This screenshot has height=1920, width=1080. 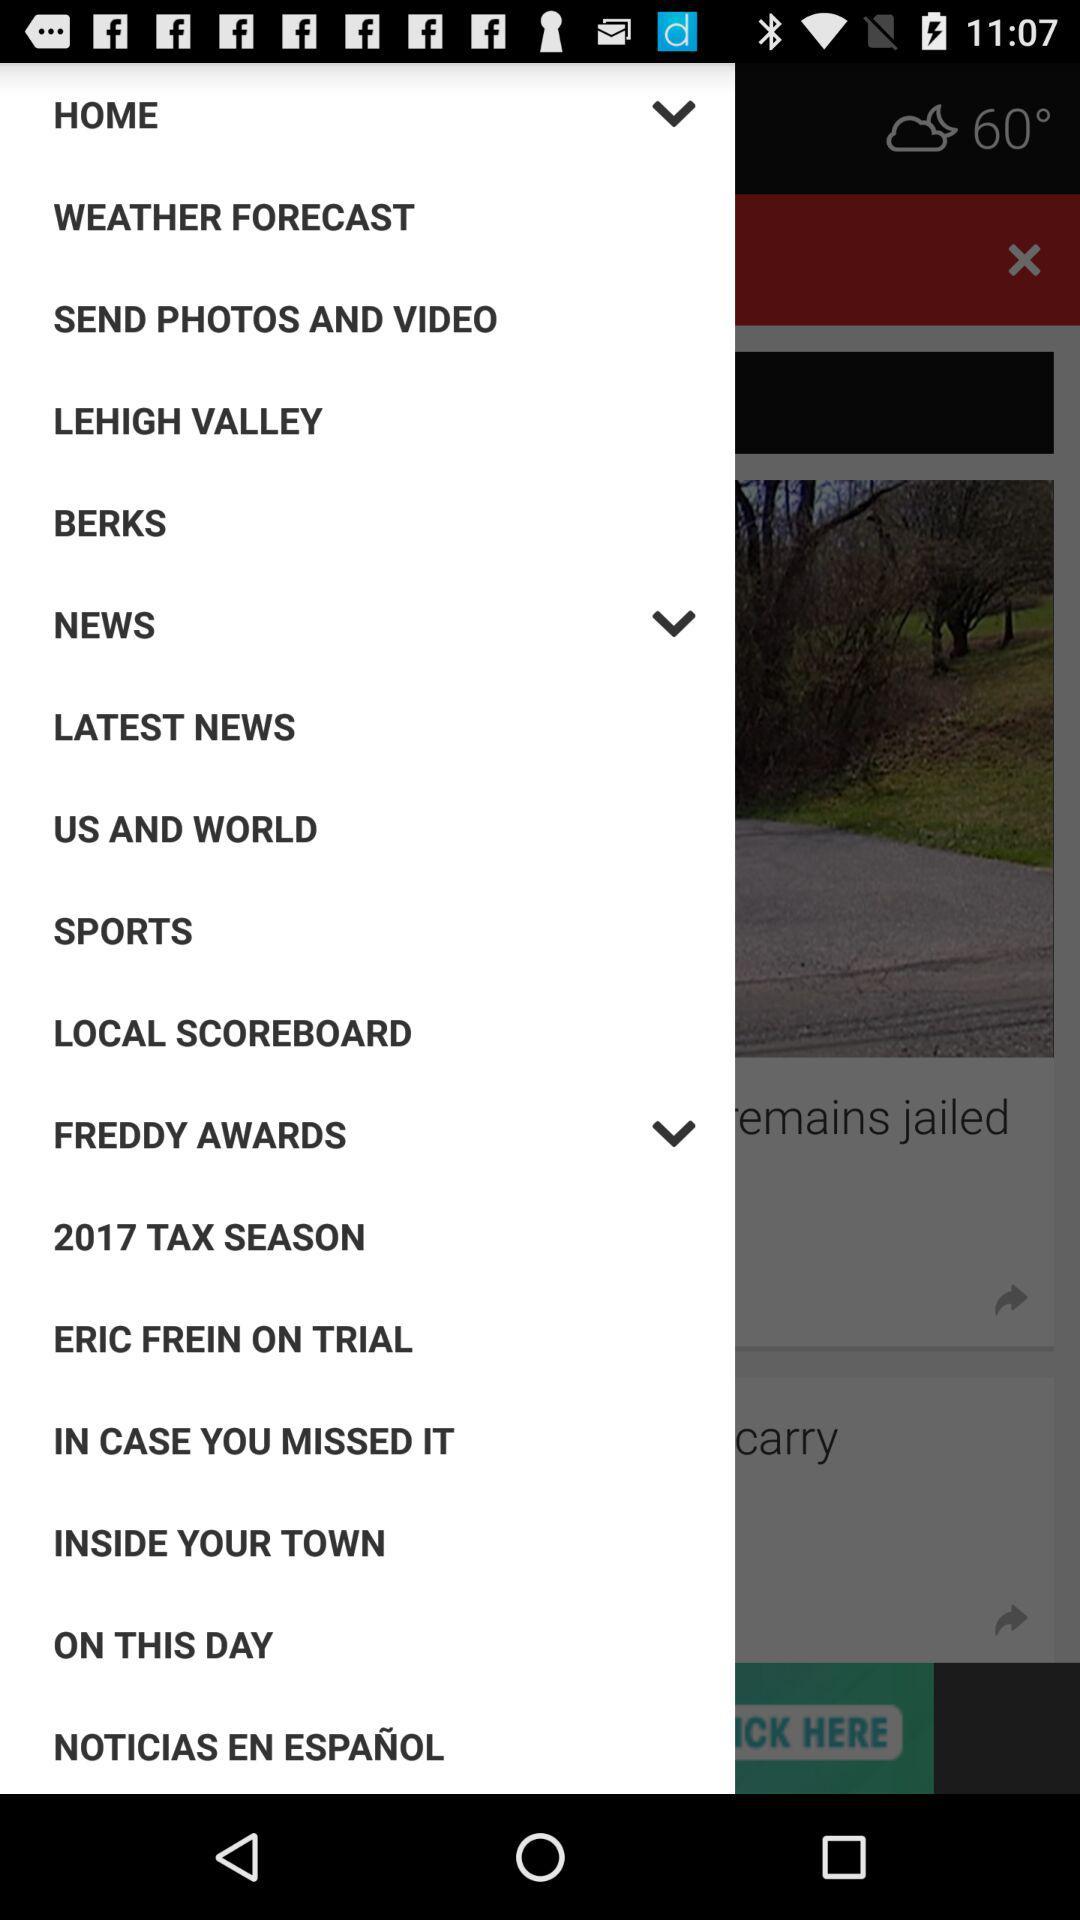 I want to click on the option above berks, so click(x=374, y=419).